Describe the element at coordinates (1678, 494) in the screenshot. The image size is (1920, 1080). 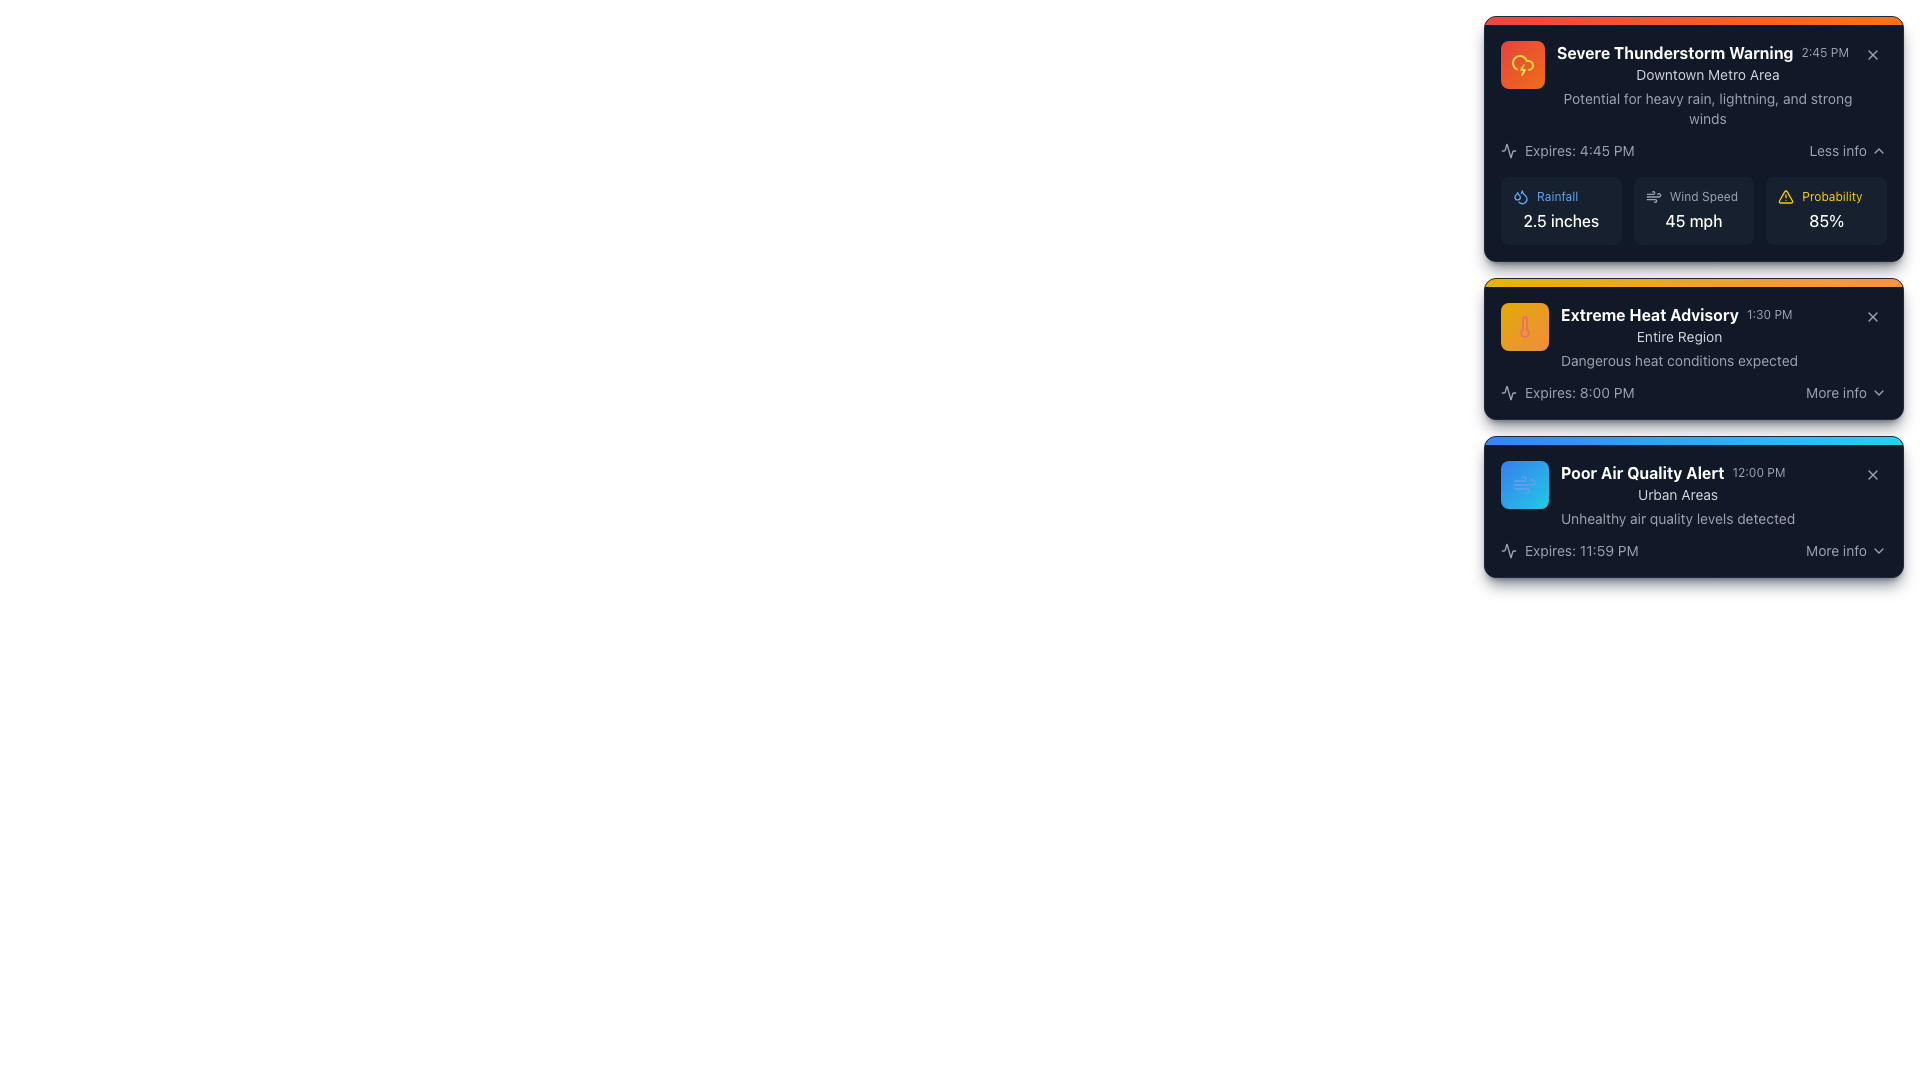
I see `the text label displaying 'Urban Areas' which is located beneath the title 'Poor Air Quality Alert' and the timestamp '12:00 PM' within the third card of a vertical list` at that location.